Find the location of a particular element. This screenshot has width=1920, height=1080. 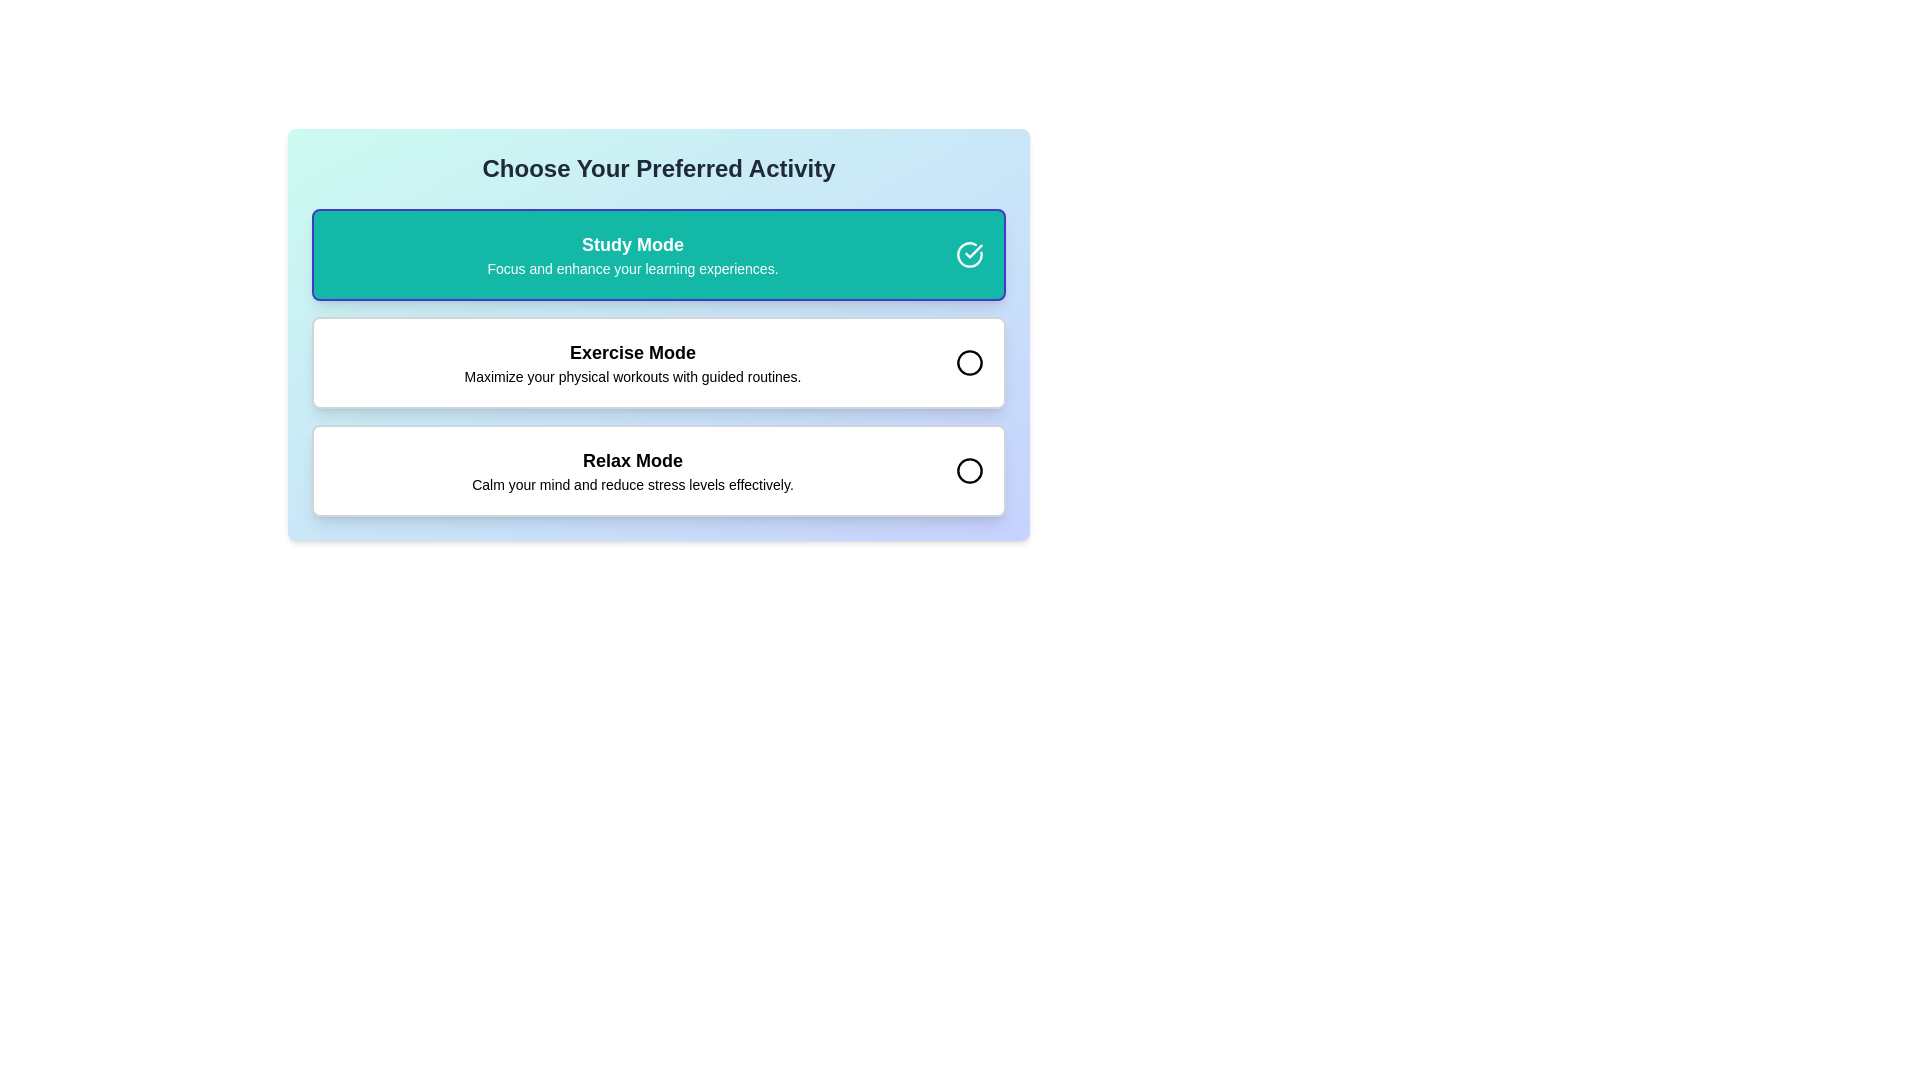

the bold 'Study Mode' text label, which is the first element in a list of selectable options, located near the top of a teal rounded rectangular area is located at coordinates (632, 244).